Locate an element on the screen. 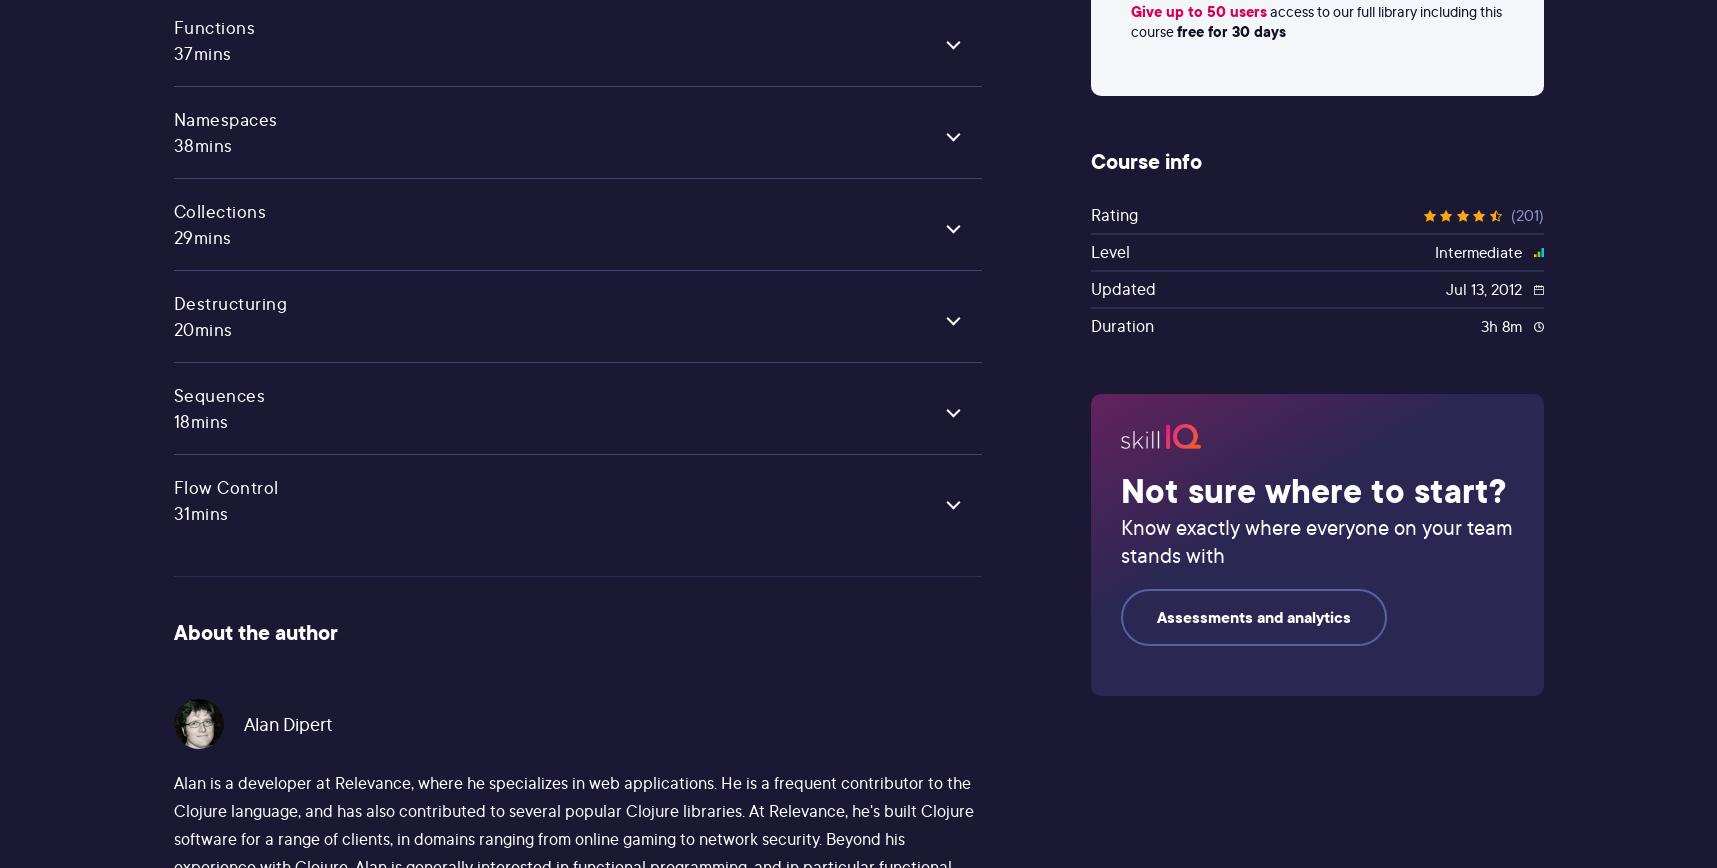 The image size is (1717, 868). '18mins' is located at coordinates (199, 420).